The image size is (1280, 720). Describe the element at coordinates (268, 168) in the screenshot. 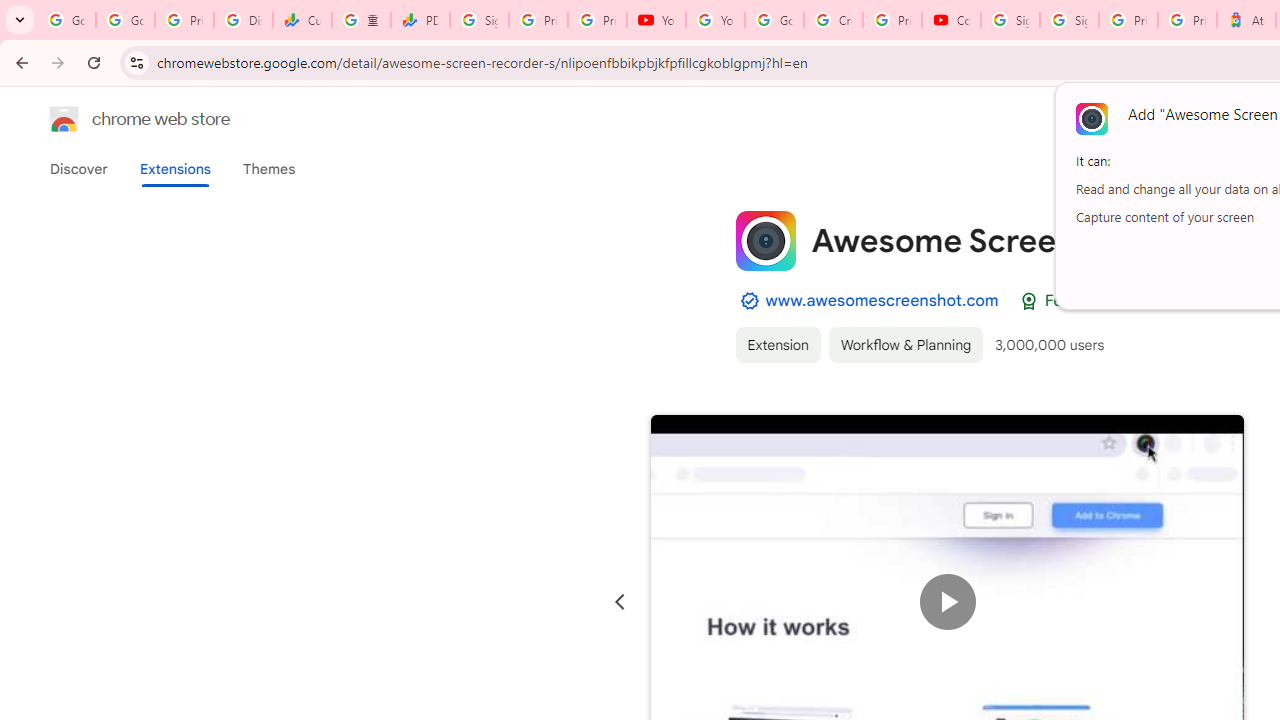

I see `'Themes'` at that location.